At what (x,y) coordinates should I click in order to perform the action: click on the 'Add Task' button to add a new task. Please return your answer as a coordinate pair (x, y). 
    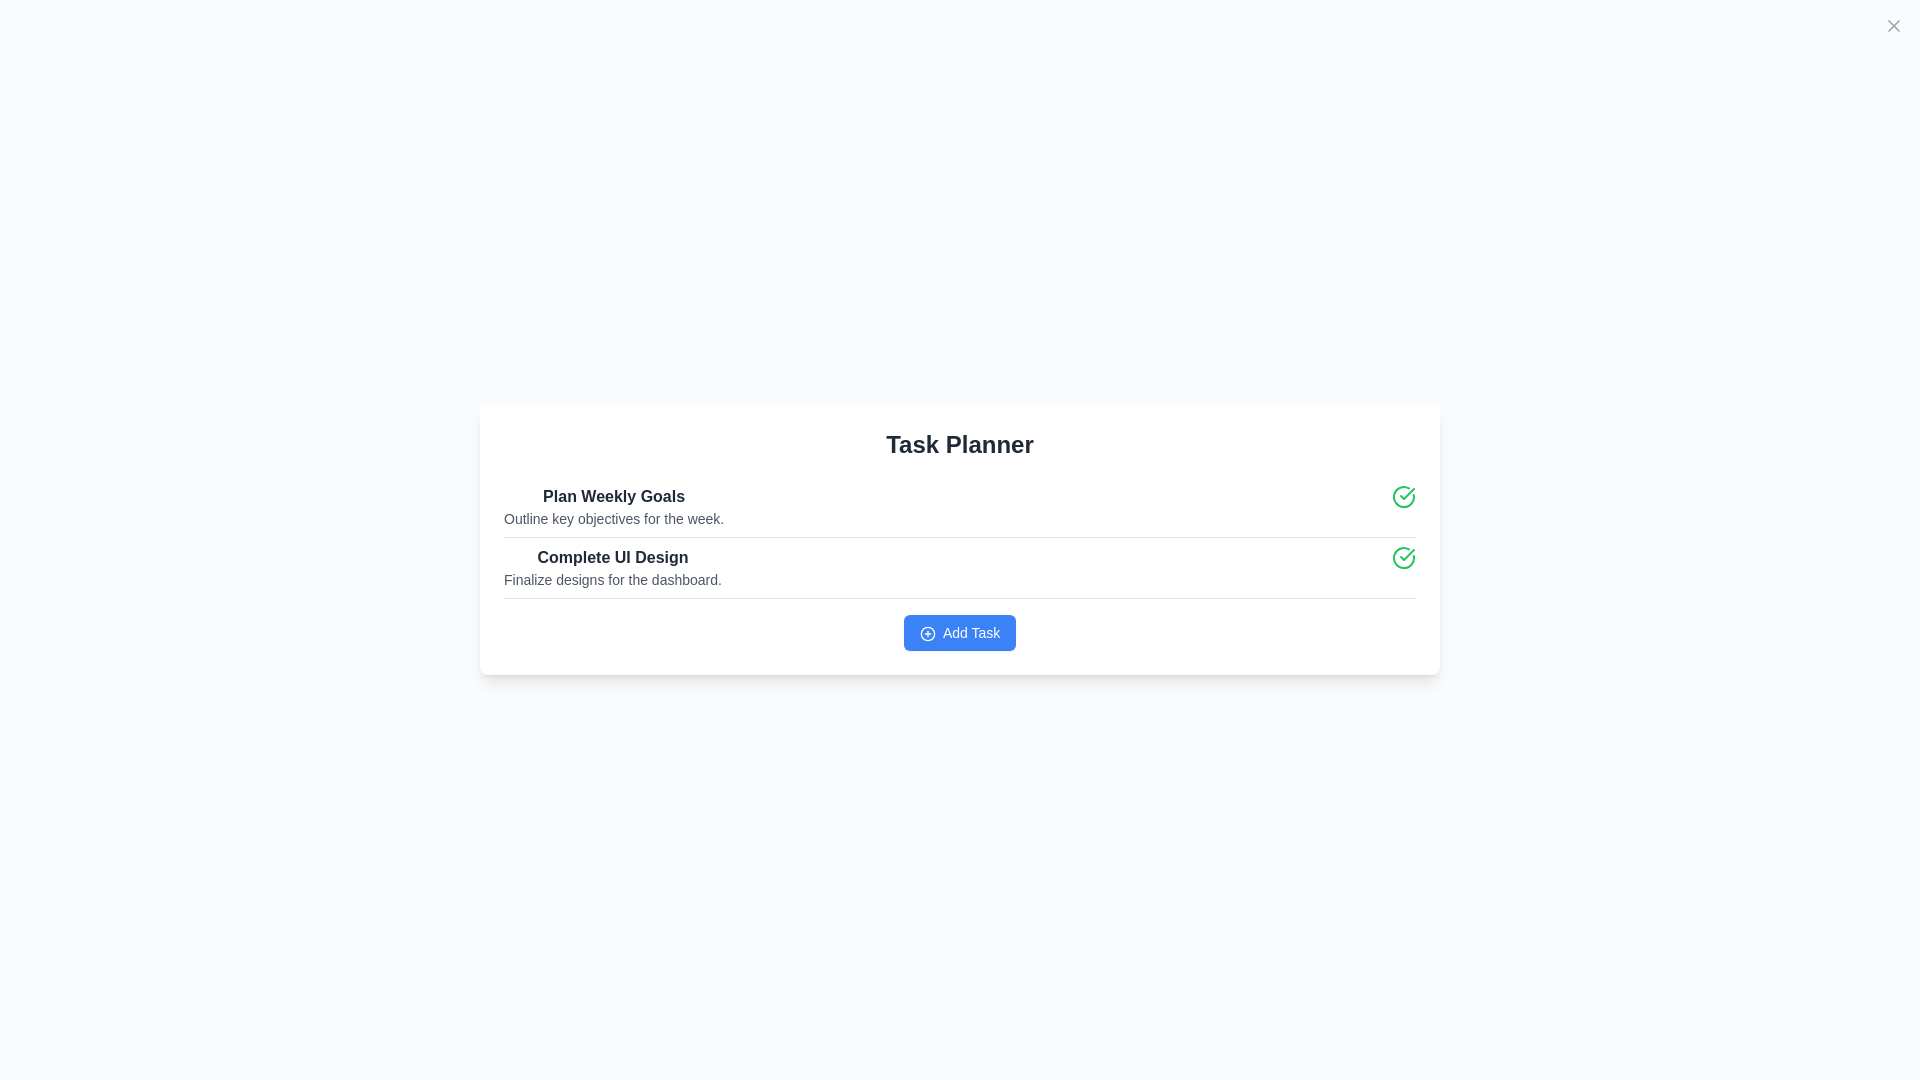
    Looking at the image, I should click on (960, 632).